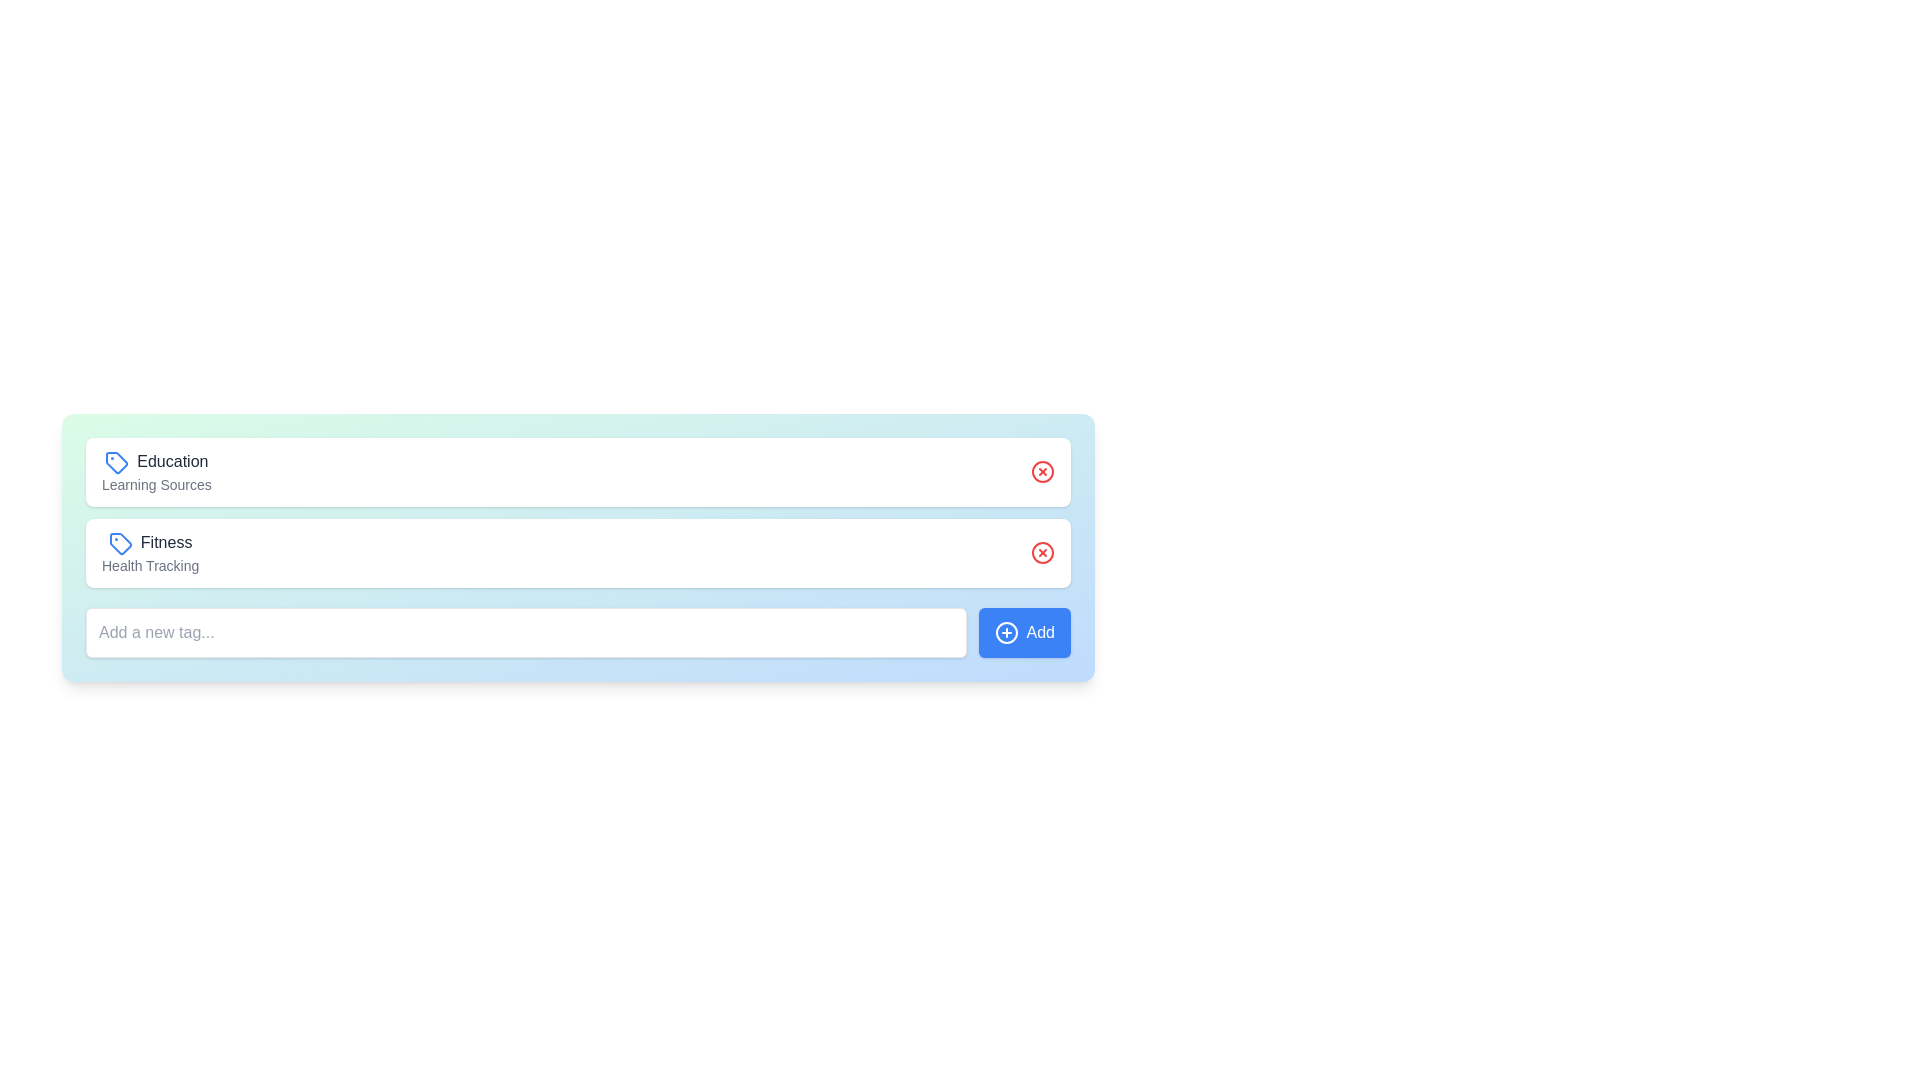  What do you see at coordinates (1006, 632) in the screenshot?
I see `the circular icon with a plus symbol inside it, which is located to the right of the blue 'Add' button in the bottom right area of the interface` at bounding box center [1006, 632].